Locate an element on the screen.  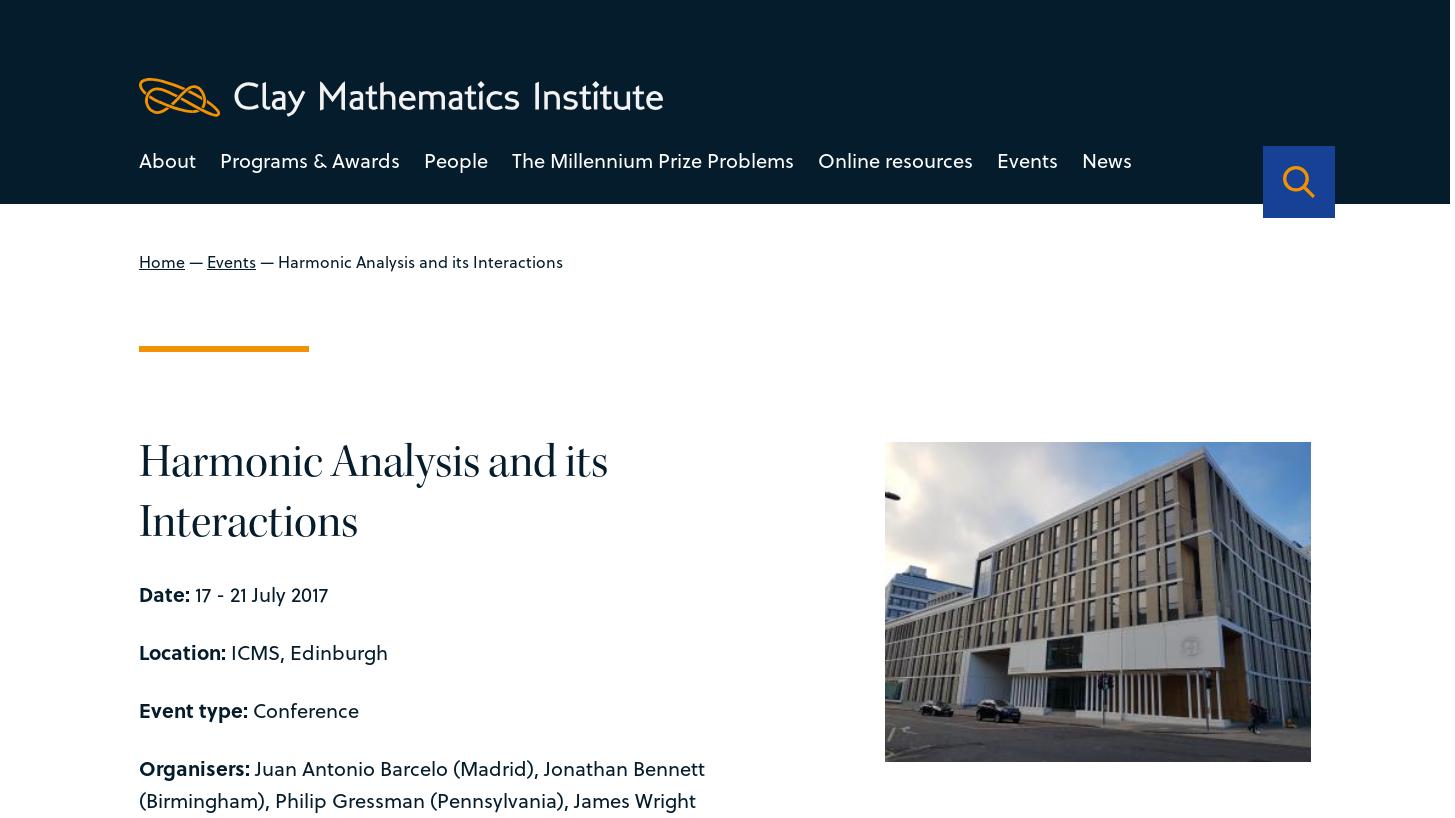
'Home' is located at coordinates (161, 260).